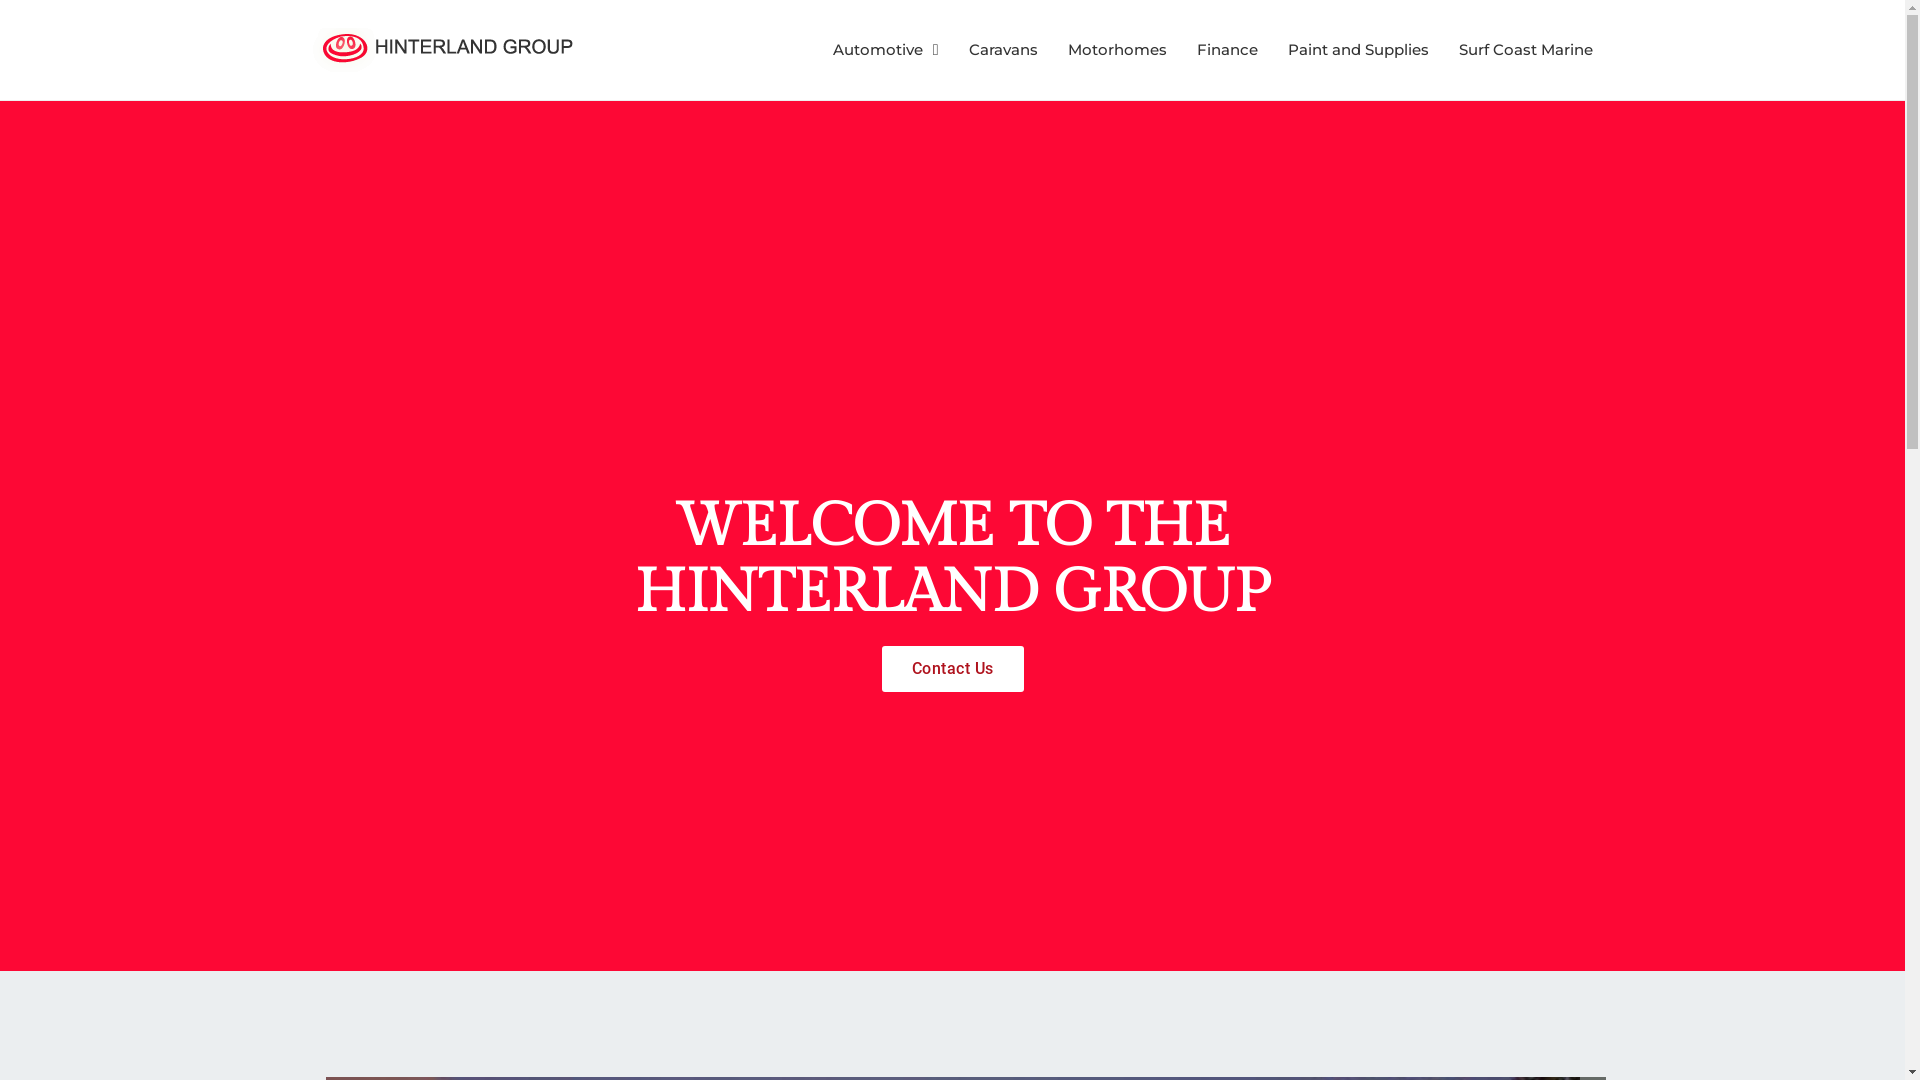  Describe the element at coordinates (881, 668) in the screenshot. I see `'Contact Us'` at that location.